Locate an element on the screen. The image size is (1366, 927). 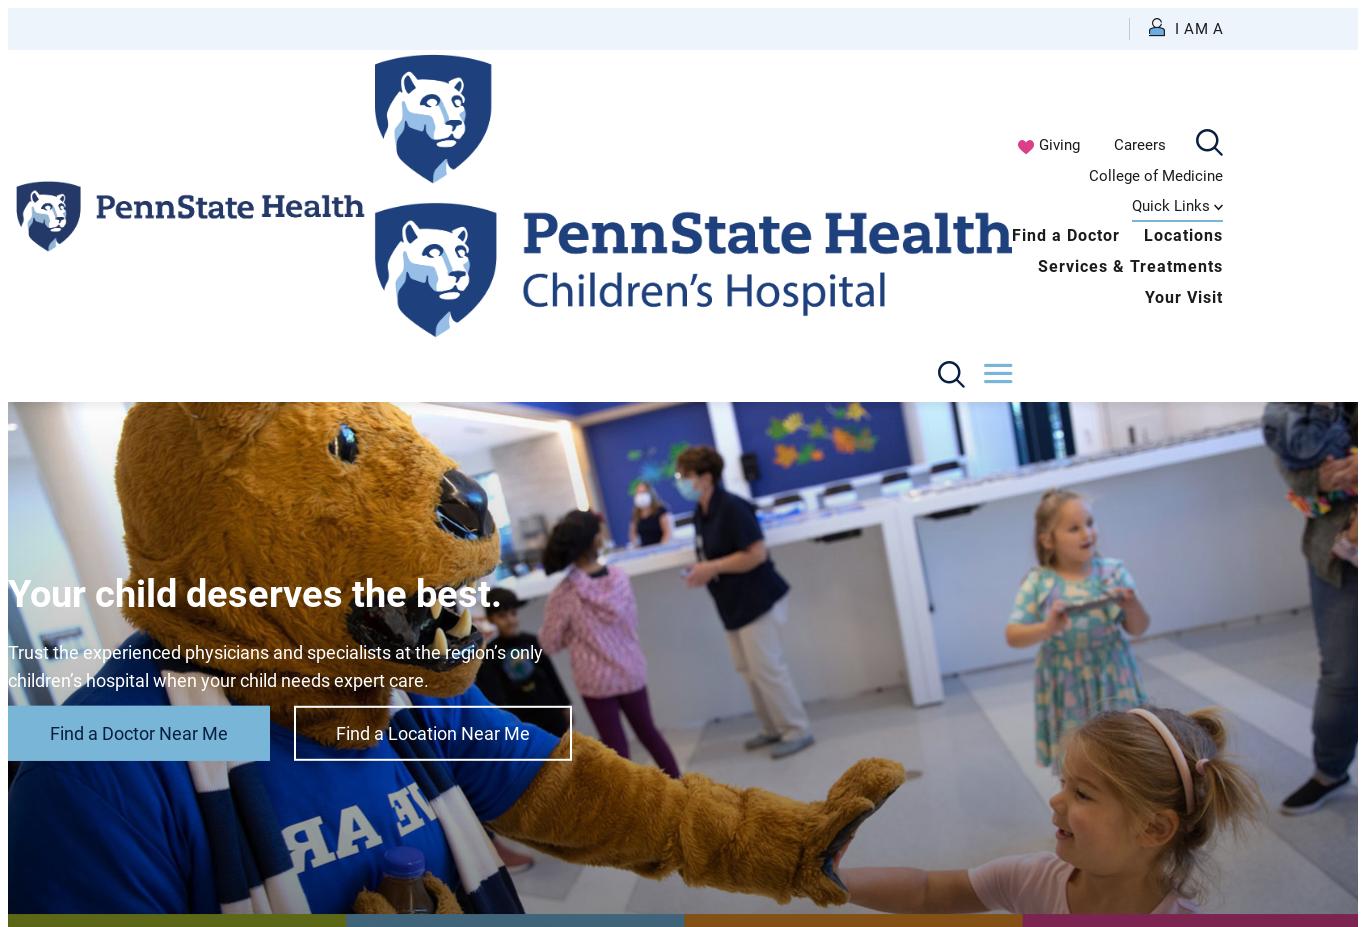
'Volunteer or Donor' is located at coordinates (1017, 388).